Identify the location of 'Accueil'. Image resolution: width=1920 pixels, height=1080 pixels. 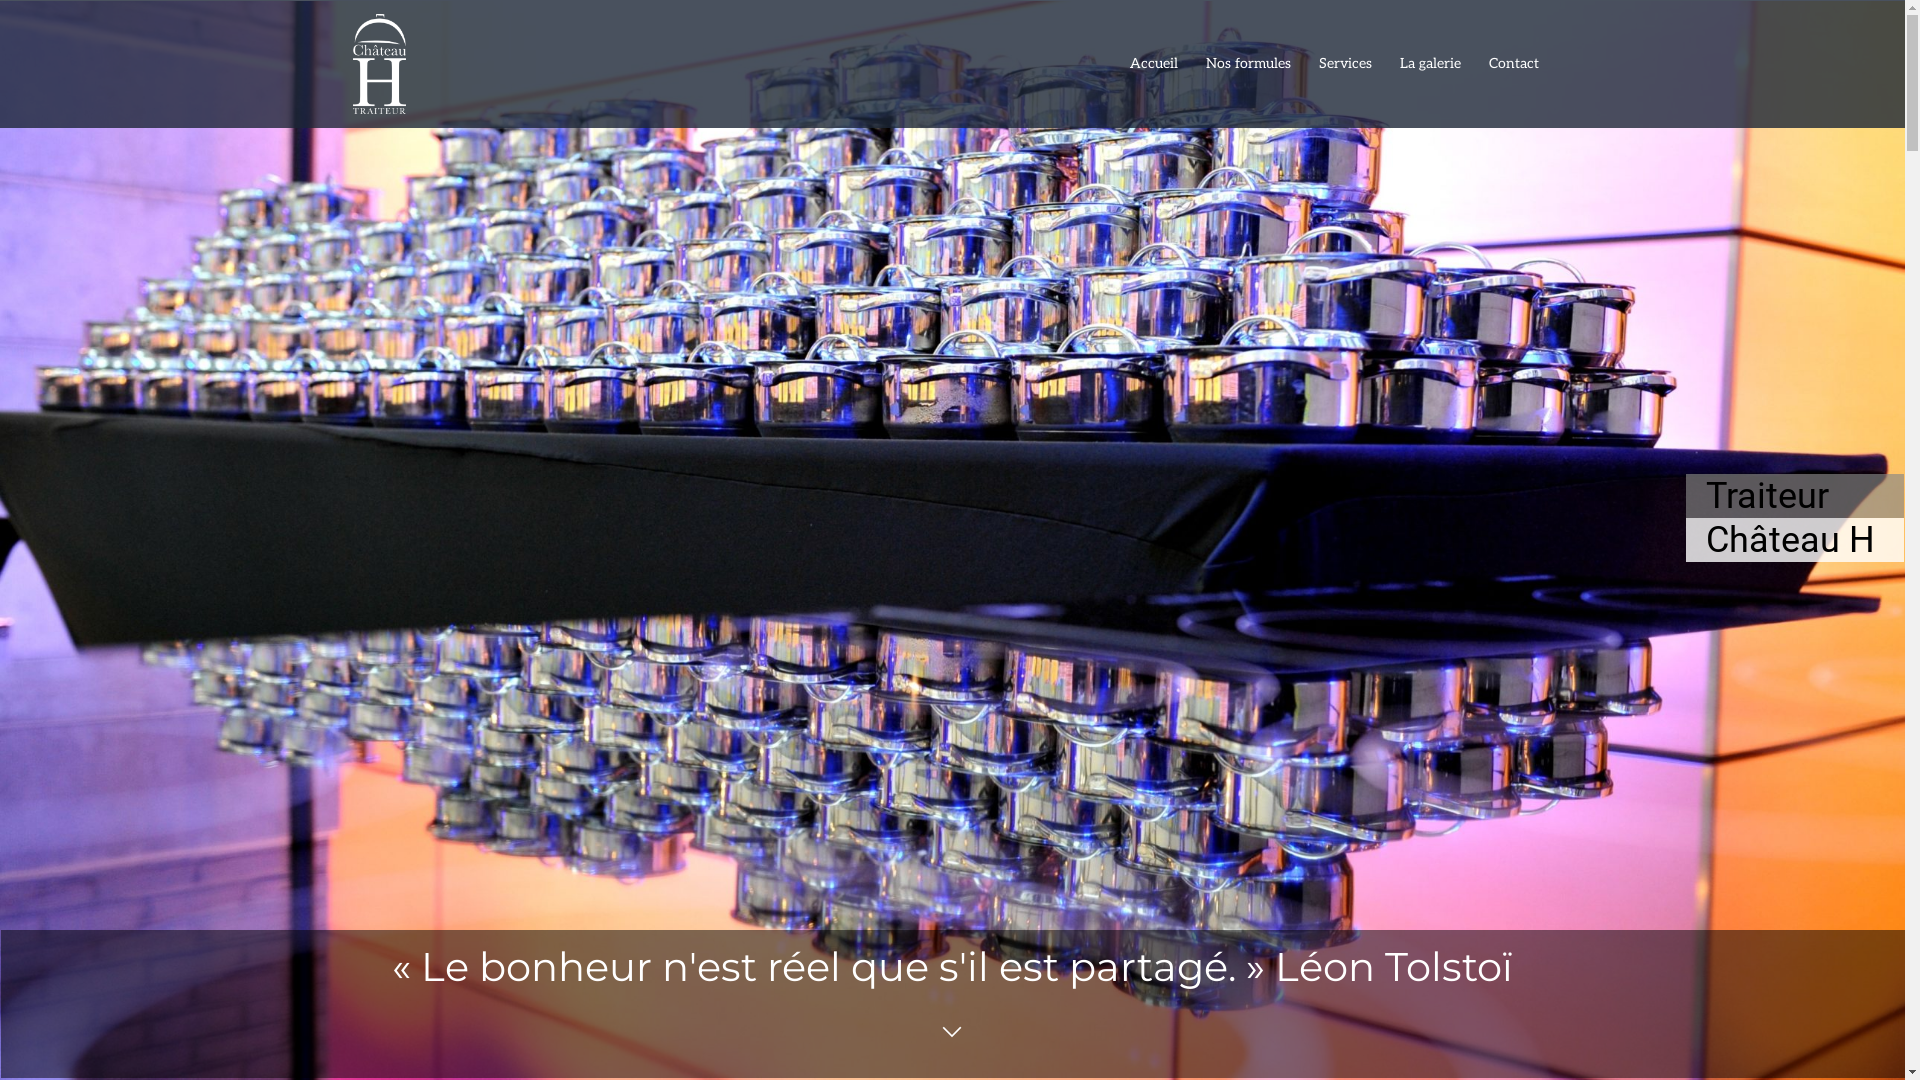
(1153, 63).